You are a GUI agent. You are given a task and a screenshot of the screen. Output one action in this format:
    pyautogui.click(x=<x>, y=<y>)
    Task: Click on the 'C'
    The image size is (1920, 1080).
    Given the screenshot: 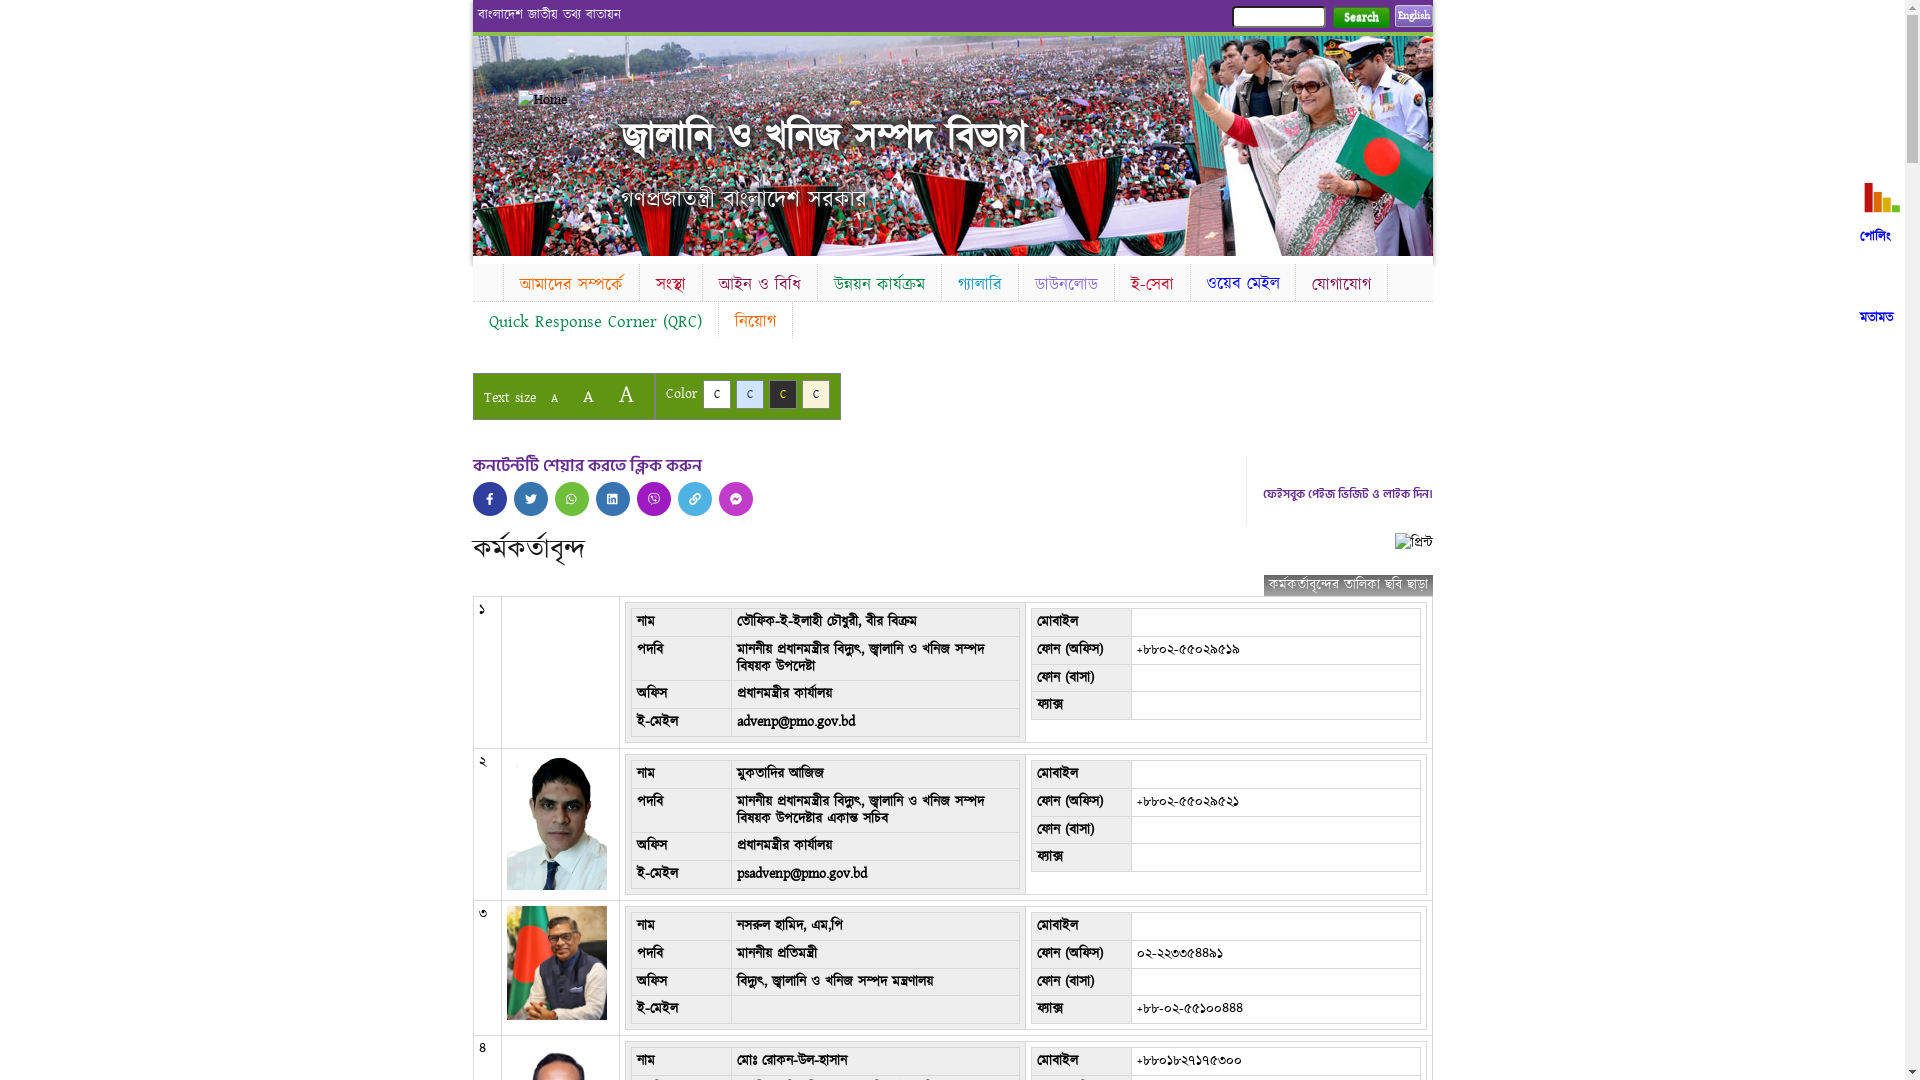 What is the action you would take?
    pyautogui.click(x=781, y=394)
    